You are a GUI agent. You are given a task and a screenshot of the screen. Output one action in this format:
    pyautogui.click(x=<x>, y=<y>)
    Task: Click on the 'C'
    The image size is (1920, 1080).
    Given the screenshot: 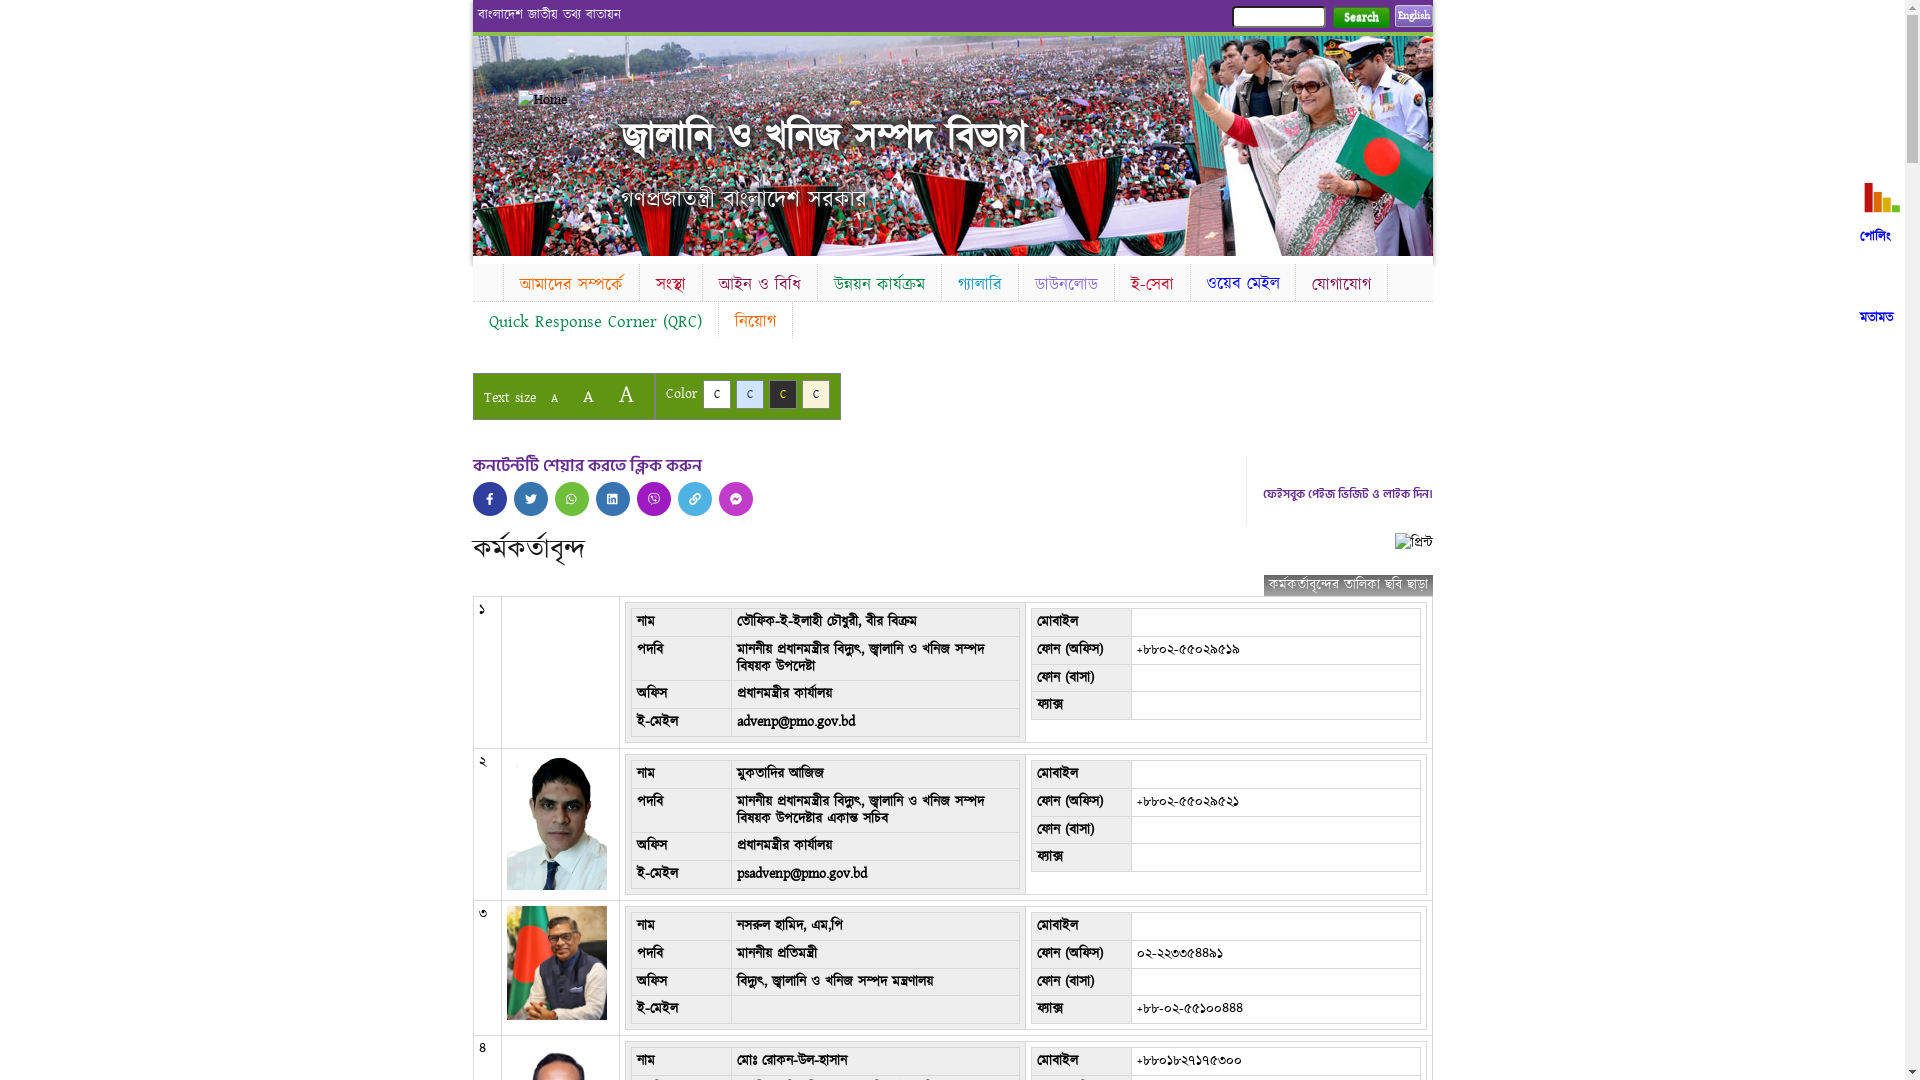 What is the action you would take?
    pyautogui.click(x=781, y=394)
    